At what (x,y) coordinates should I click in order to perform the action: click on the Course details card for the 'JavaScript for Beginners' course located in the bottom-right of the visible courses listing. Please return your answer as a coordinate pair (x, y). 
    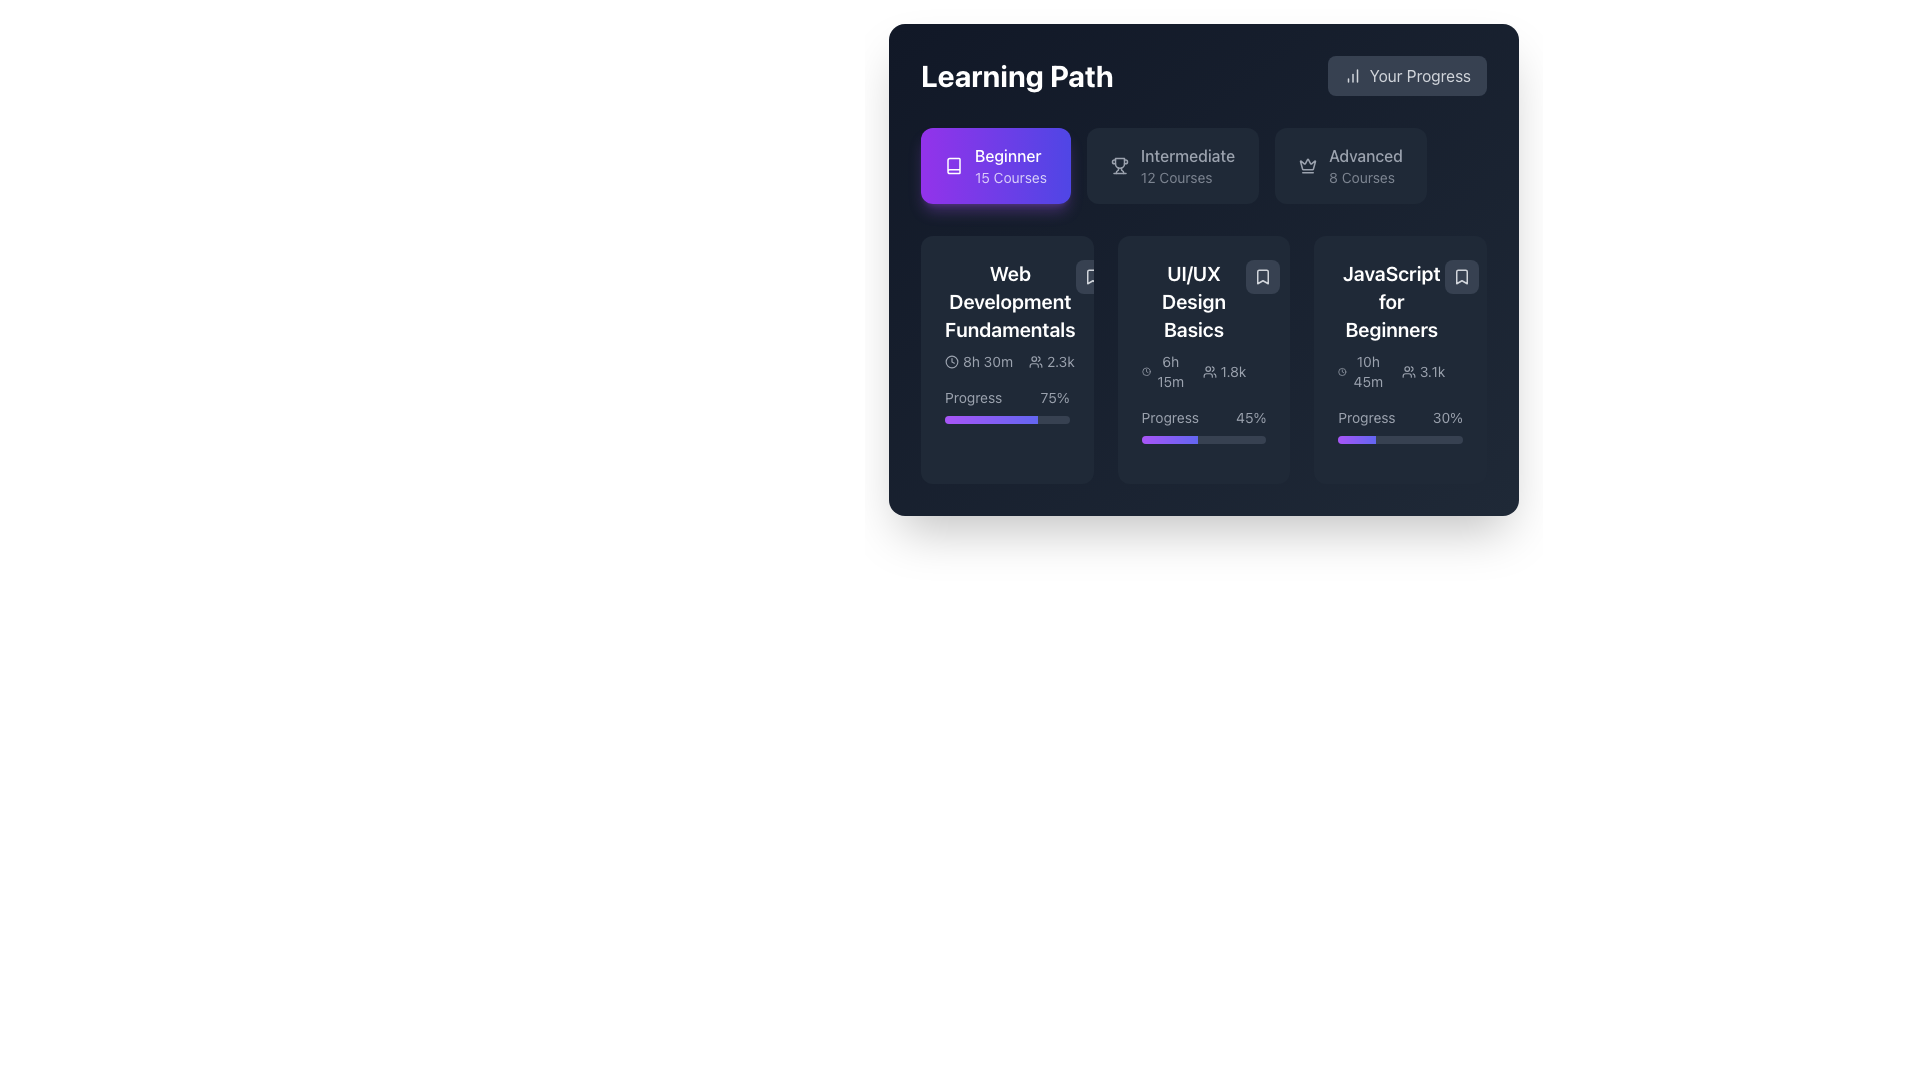
    Looking at the image, I should click on (1399, 325).